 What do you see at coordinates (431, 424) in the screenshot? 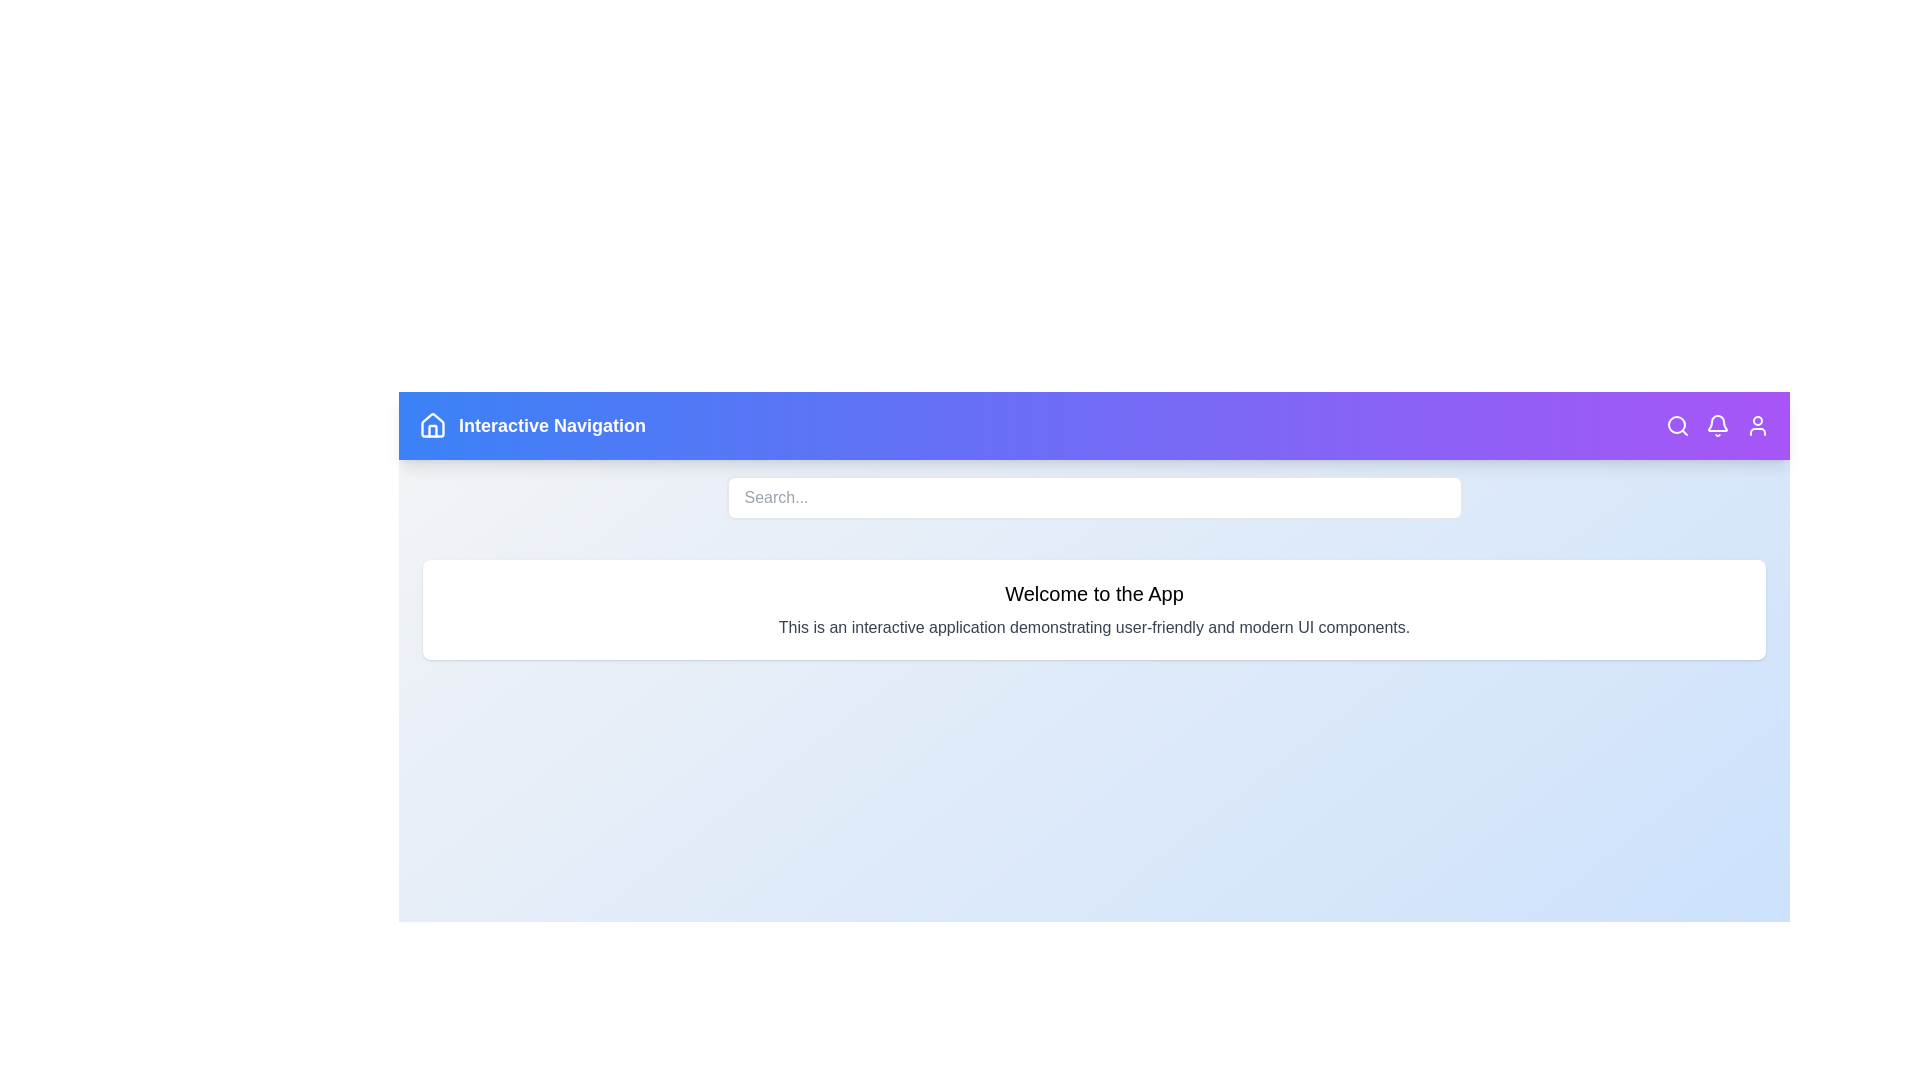
I see `the Home Icon to see the tooltip or visual feedback` at bounding box center [431, 424].